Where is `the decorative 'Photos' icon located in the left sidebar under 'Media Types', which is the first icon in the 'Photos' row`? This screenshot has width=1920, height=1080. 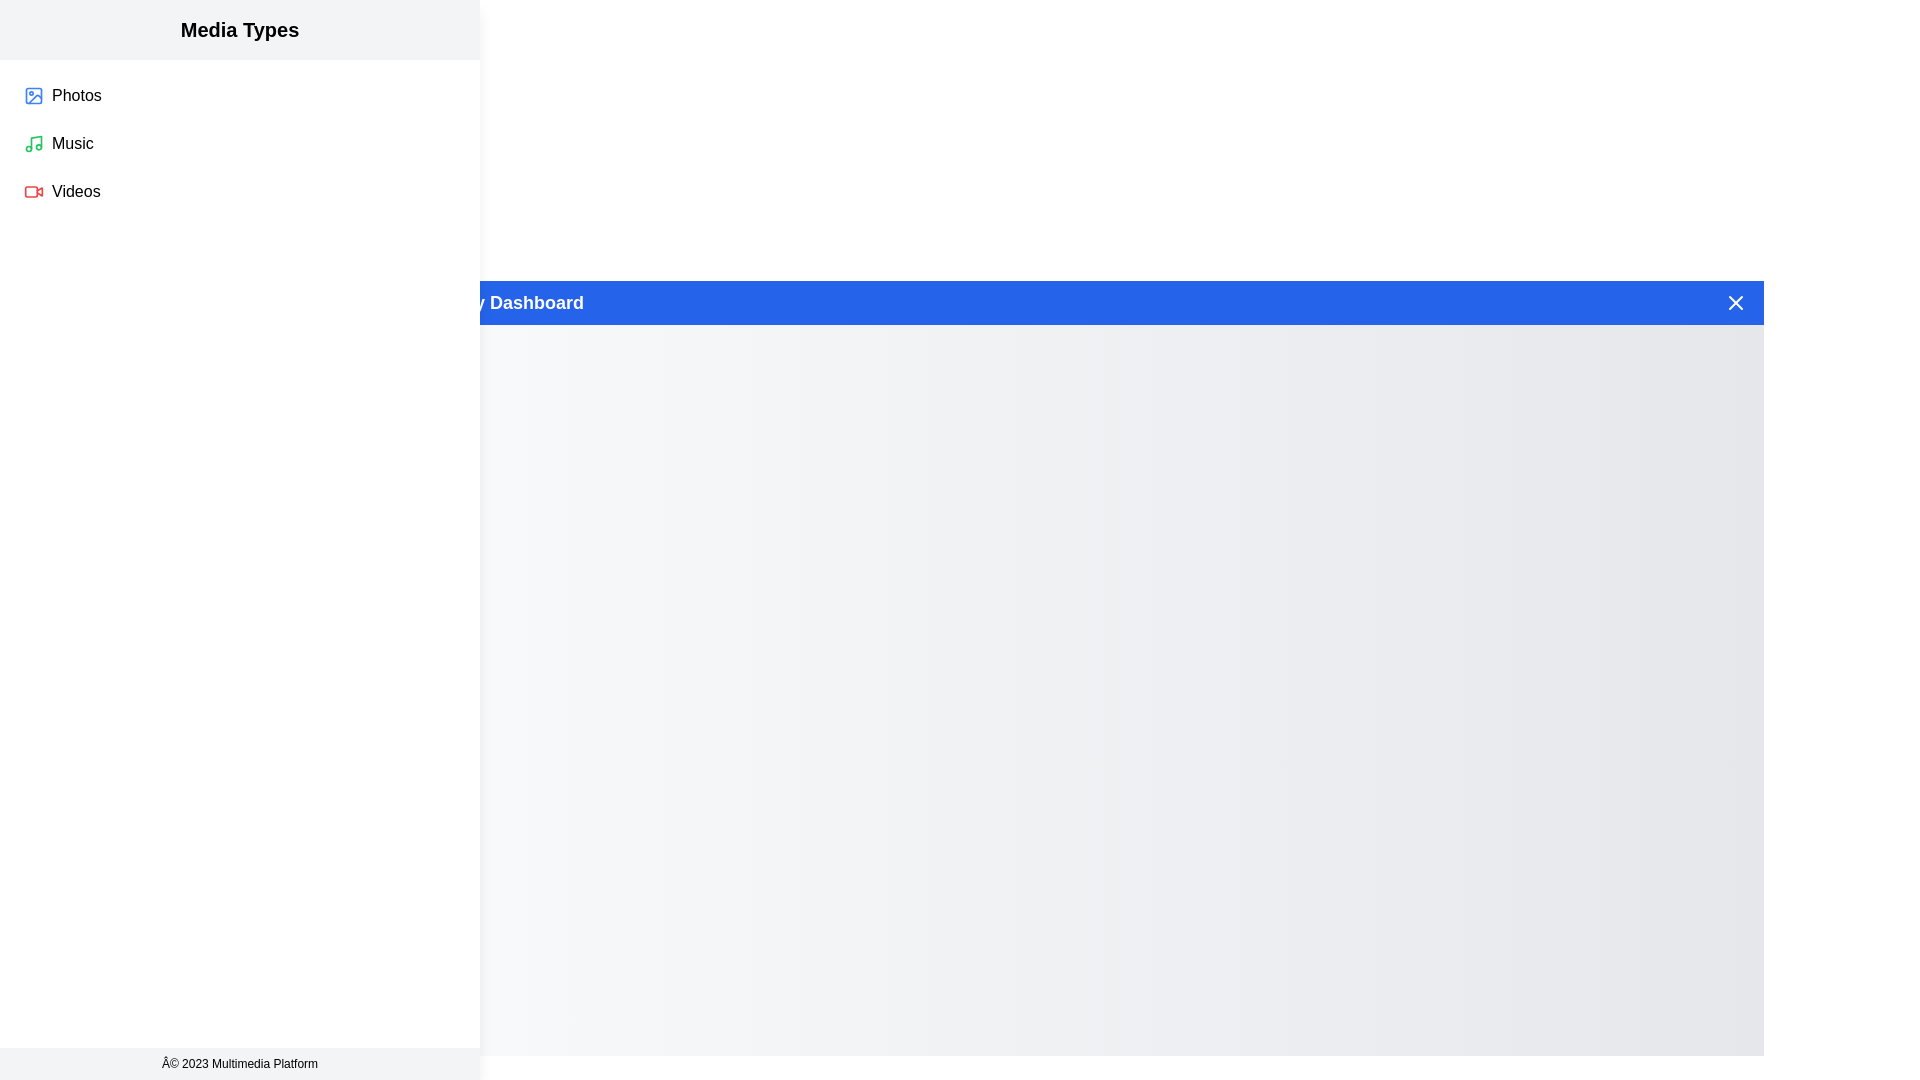
the decorative 'Photos' icon located in the left sidebar under 'Media Types', which is the first icon in the 'Photos' row is located at coordinates (33, 96).